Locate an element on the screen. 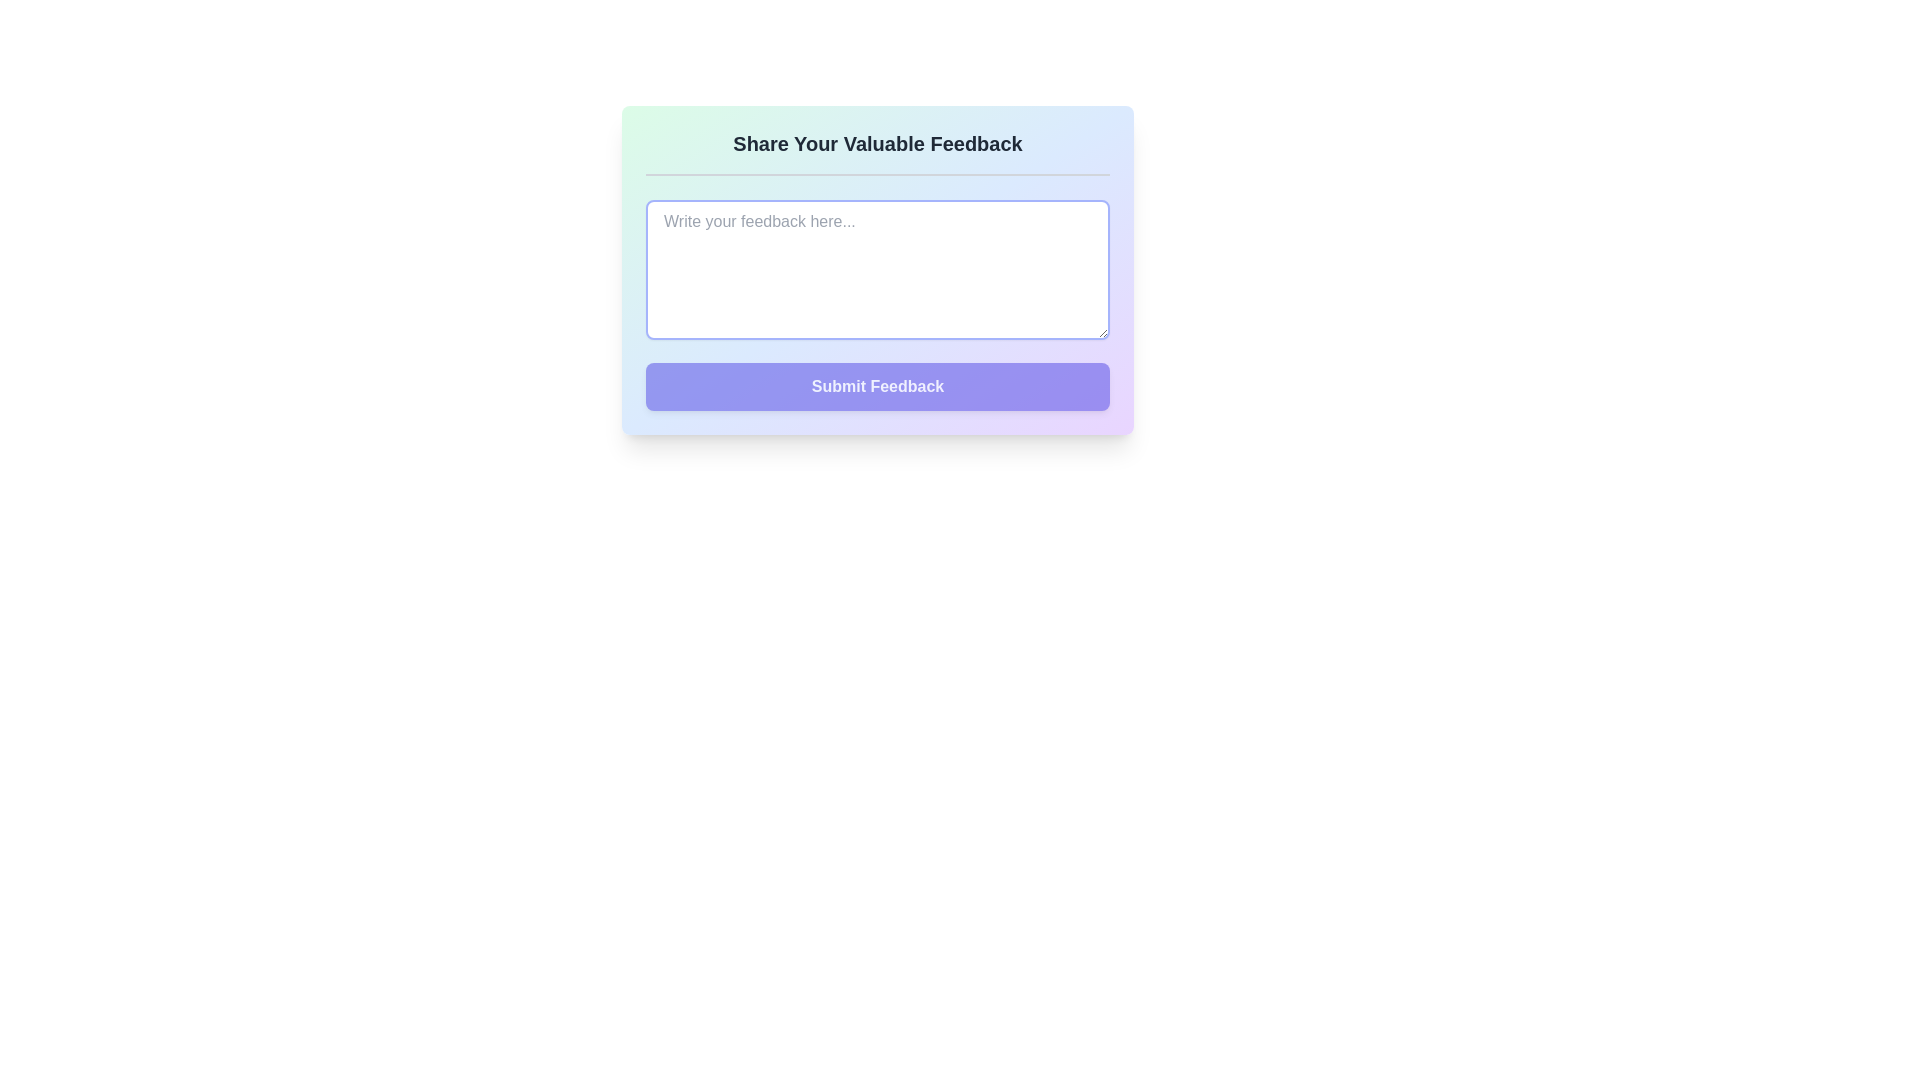 Image resolution: width=1920 pixels, height=1080 pixels. the rectangular button labeled 'Submit Feedback' with a purple gradient background located at the bottom of its section is located at coordinates (878, 386).